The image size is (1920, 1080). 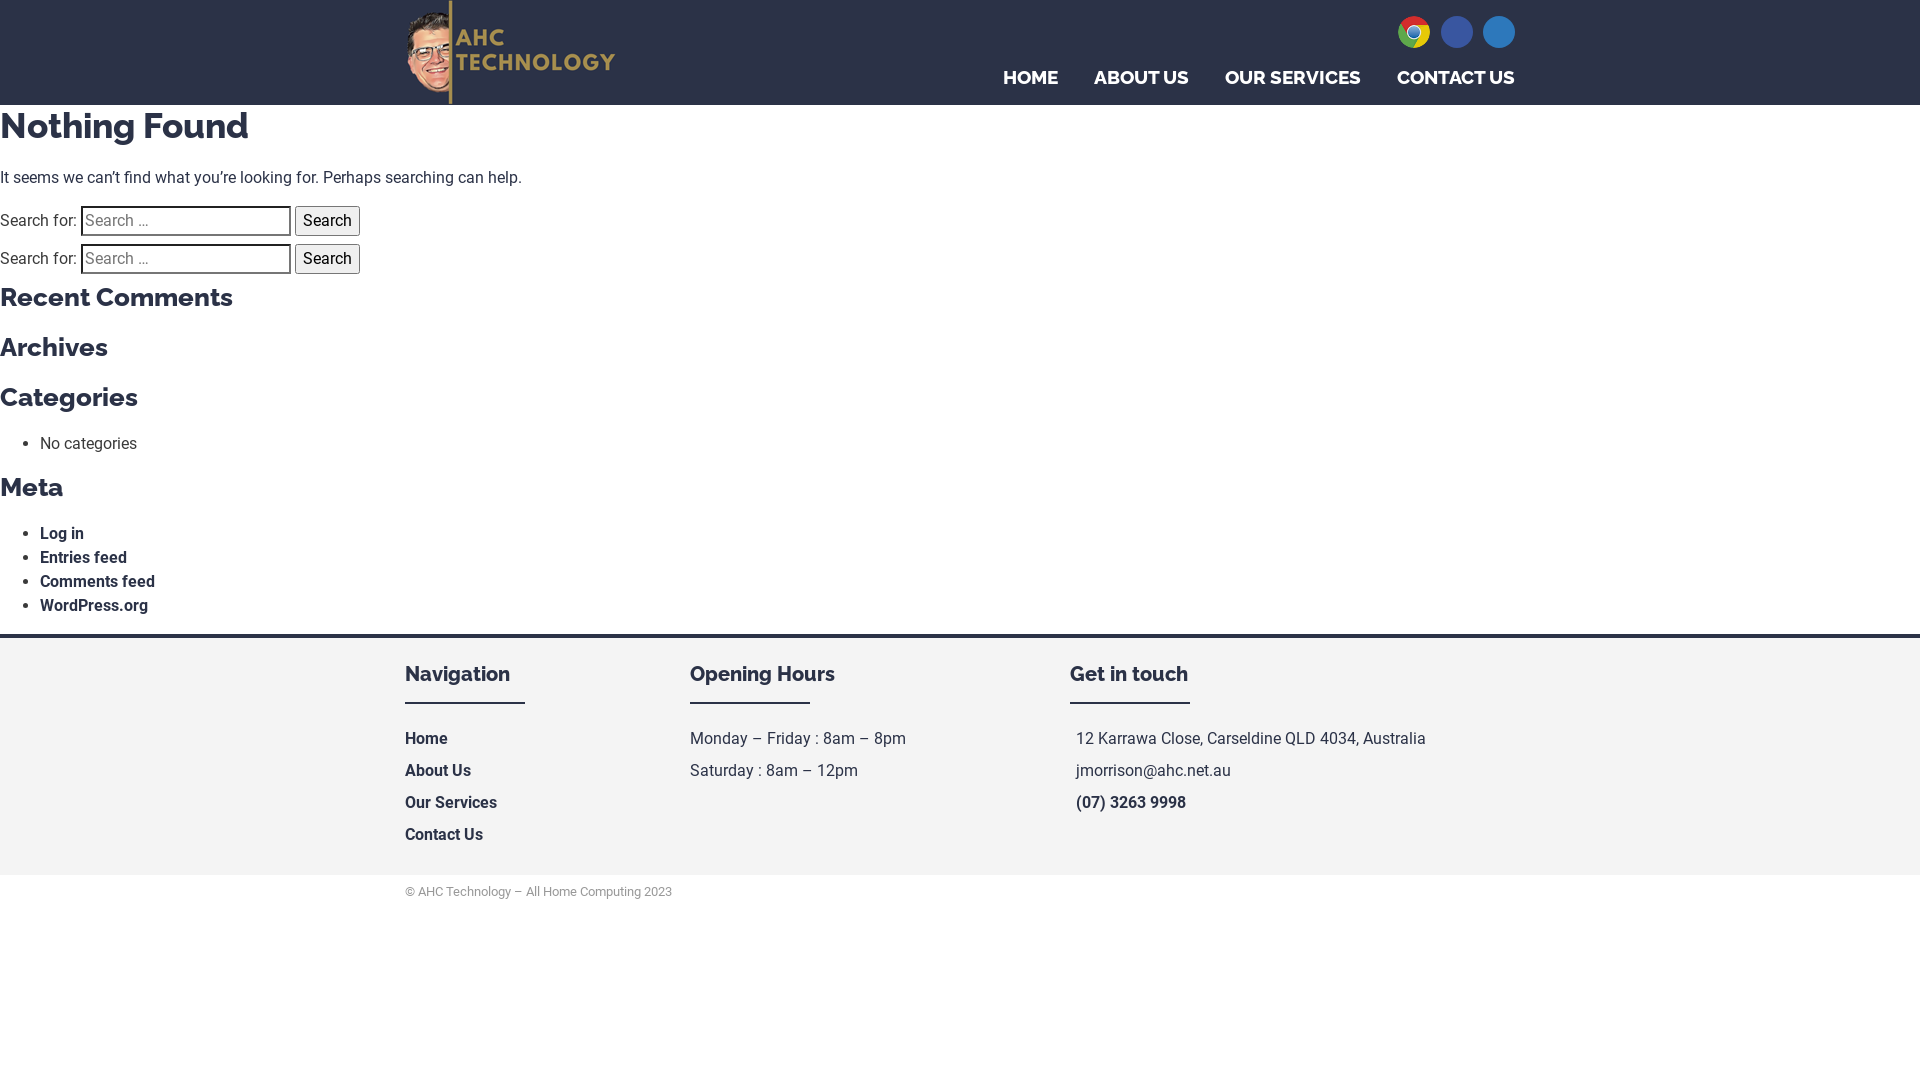 What do you see at coordinates (425, 738) in the screenshot?
I see `'Home'` at bounding box center [425, 738].